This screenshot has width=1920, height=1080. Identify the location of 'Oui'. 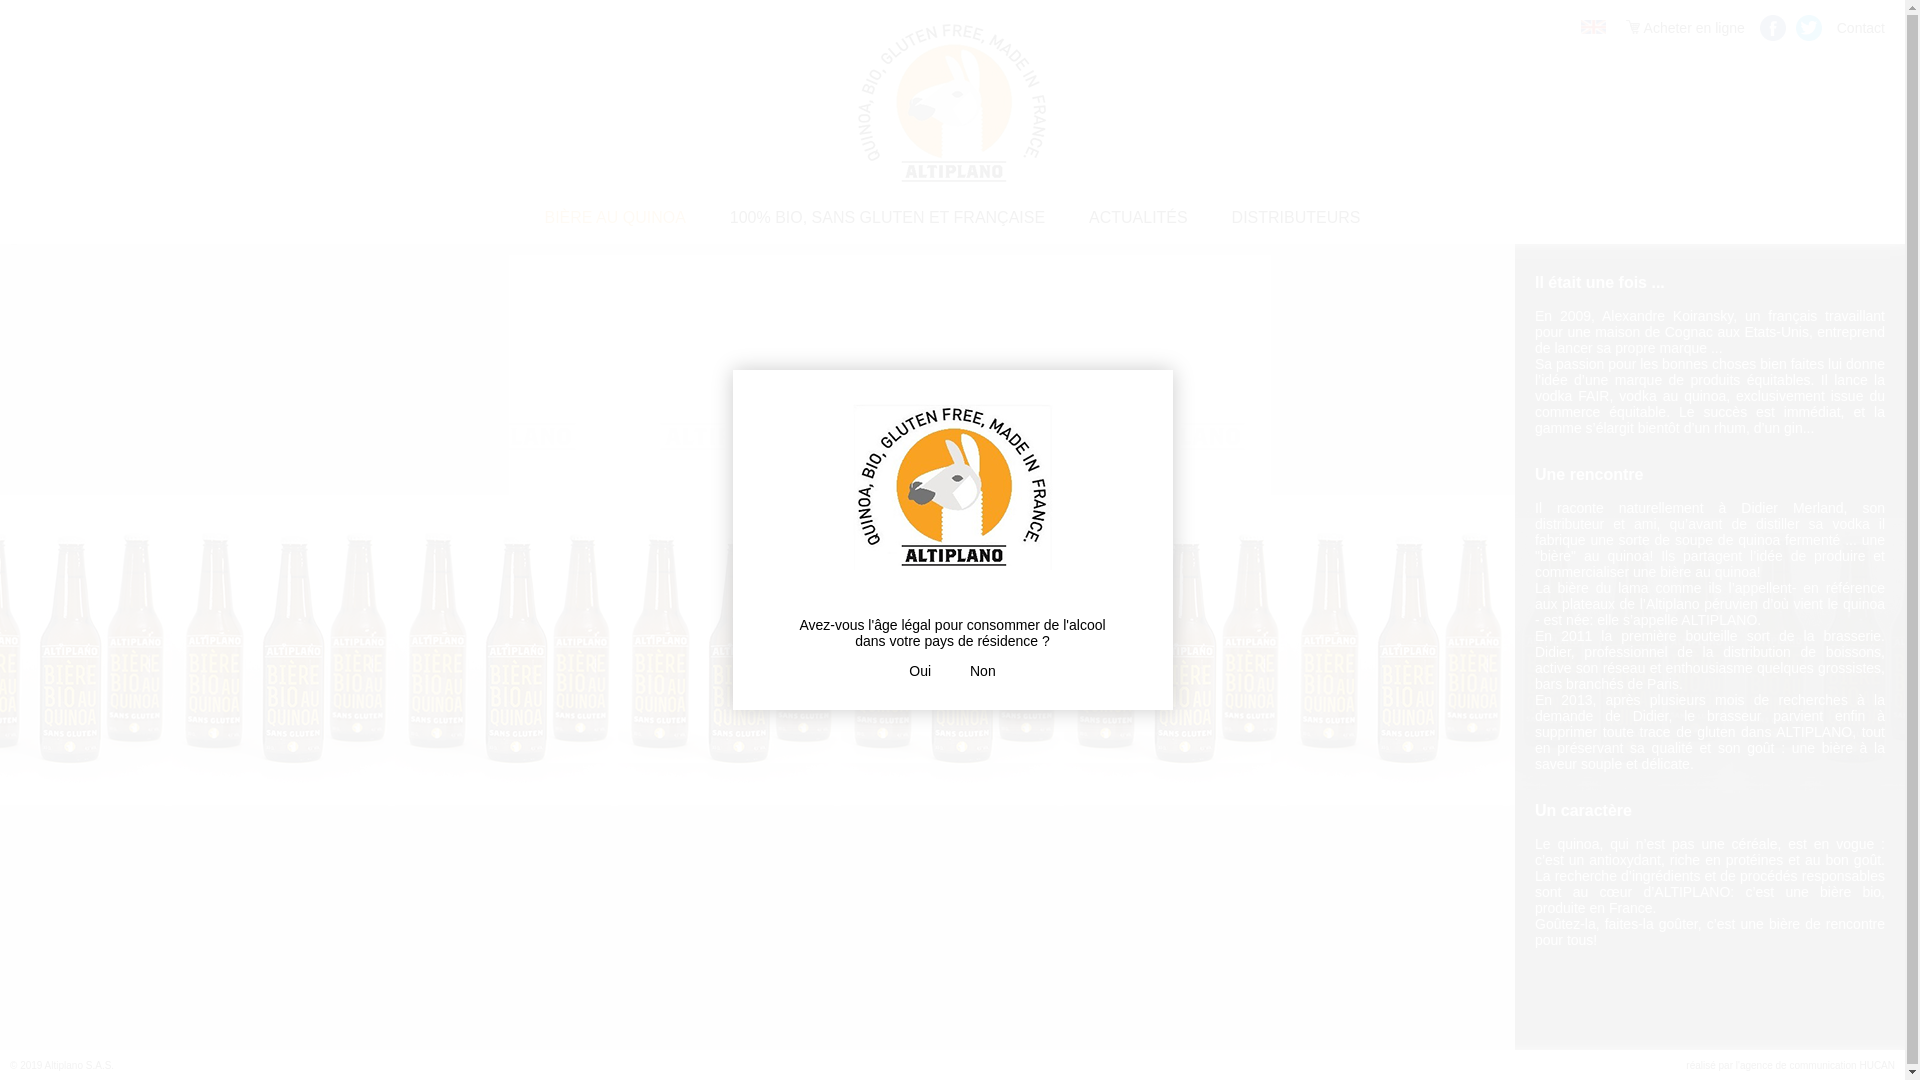
(919, 671).